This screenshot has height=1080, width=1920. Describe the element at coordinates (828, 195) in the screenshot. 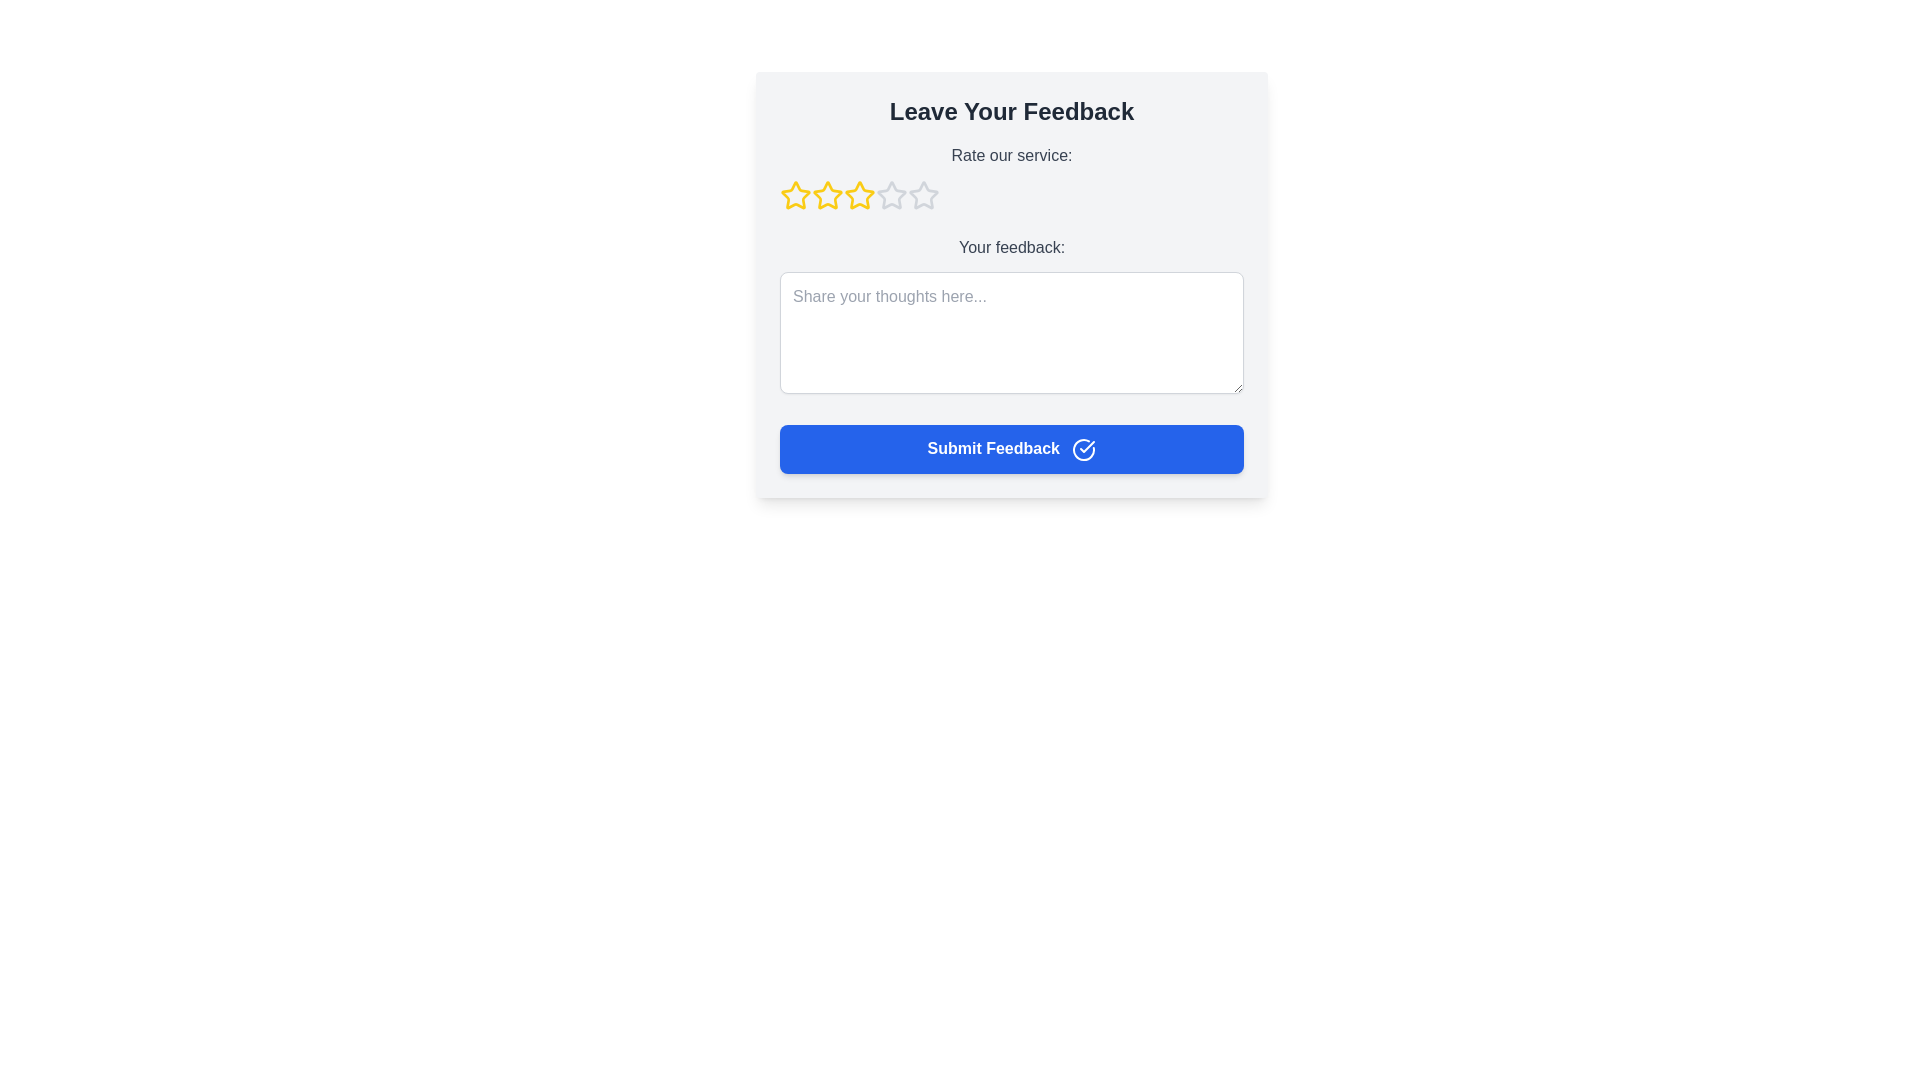

I see `the second star icon in the row of five rating stars located near the top of the feedback form` at that location.